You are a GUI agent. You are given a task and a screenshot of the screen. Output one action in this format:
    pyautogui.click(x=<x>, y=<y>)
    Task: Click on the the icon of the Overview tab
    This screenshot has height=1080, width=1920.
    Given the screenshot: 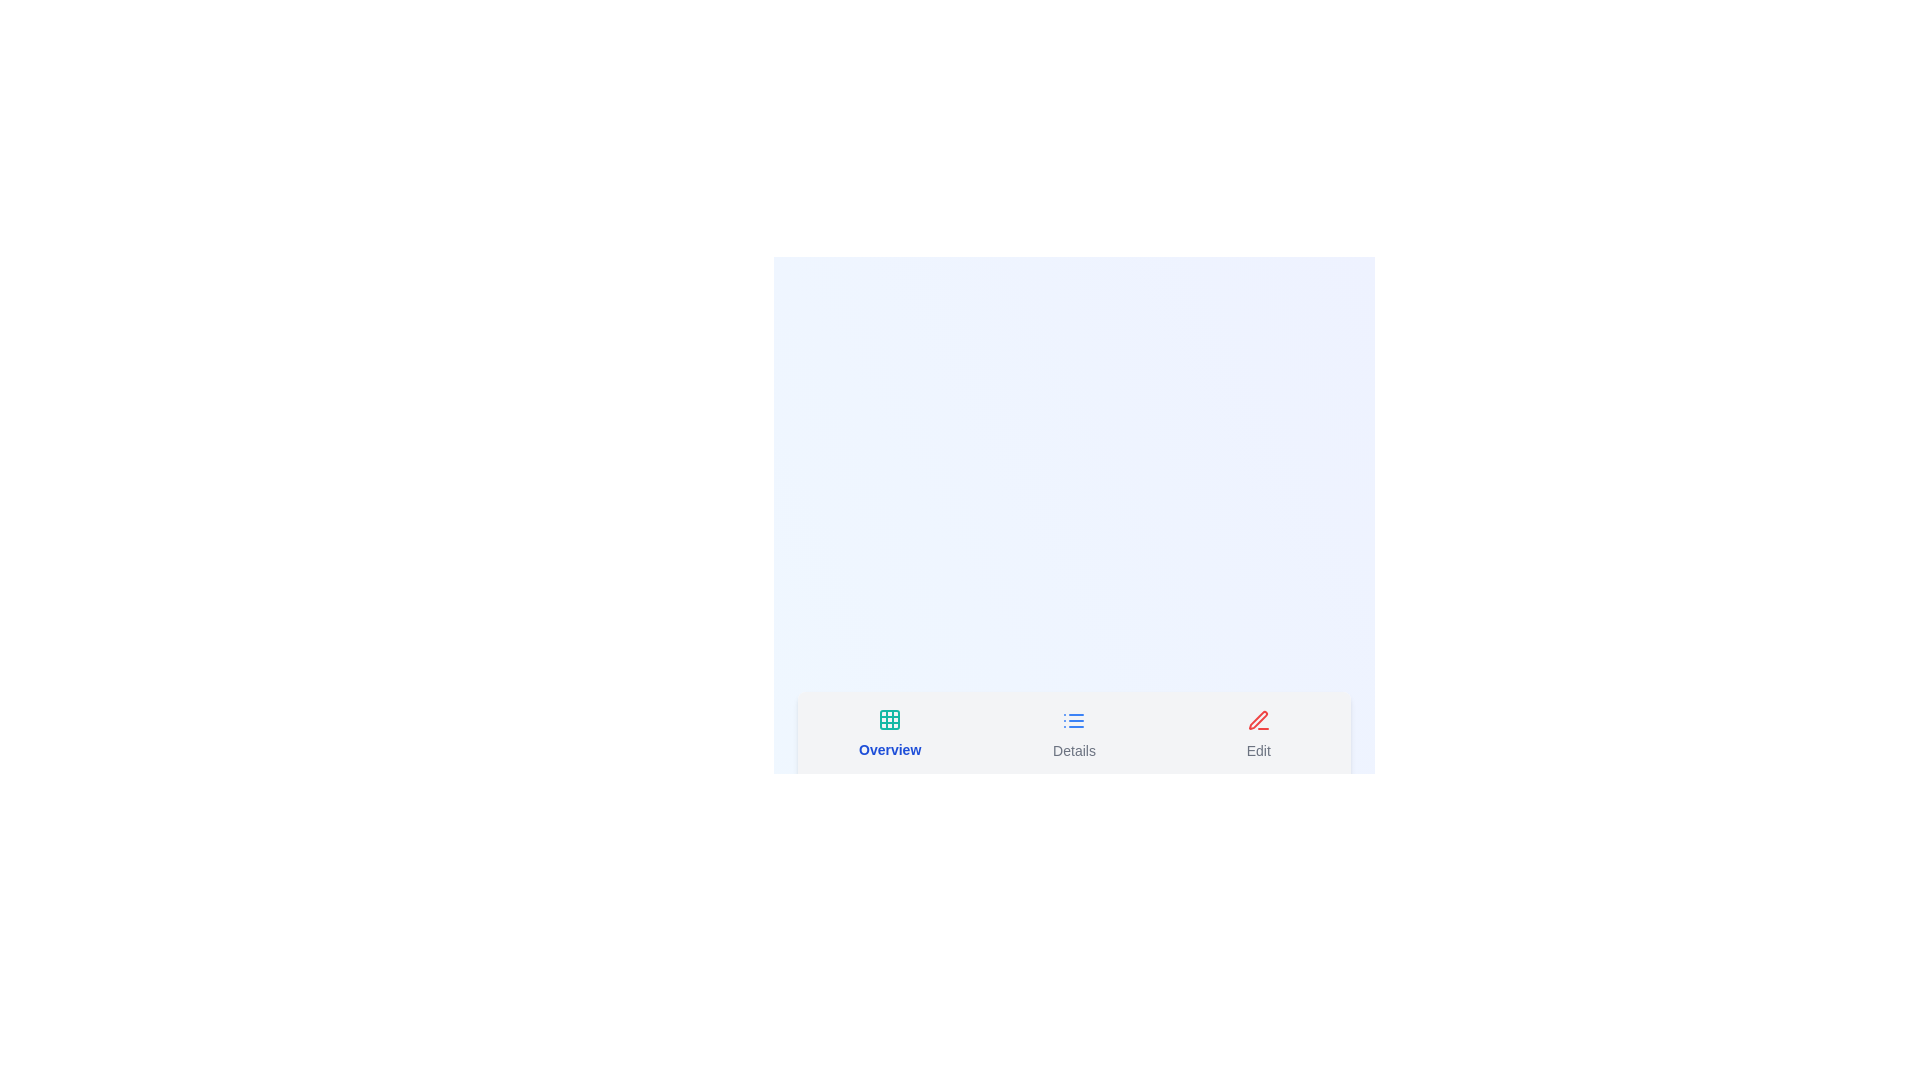 What is the action you would take?
    pyautogui.click(x=889, y=718)
    